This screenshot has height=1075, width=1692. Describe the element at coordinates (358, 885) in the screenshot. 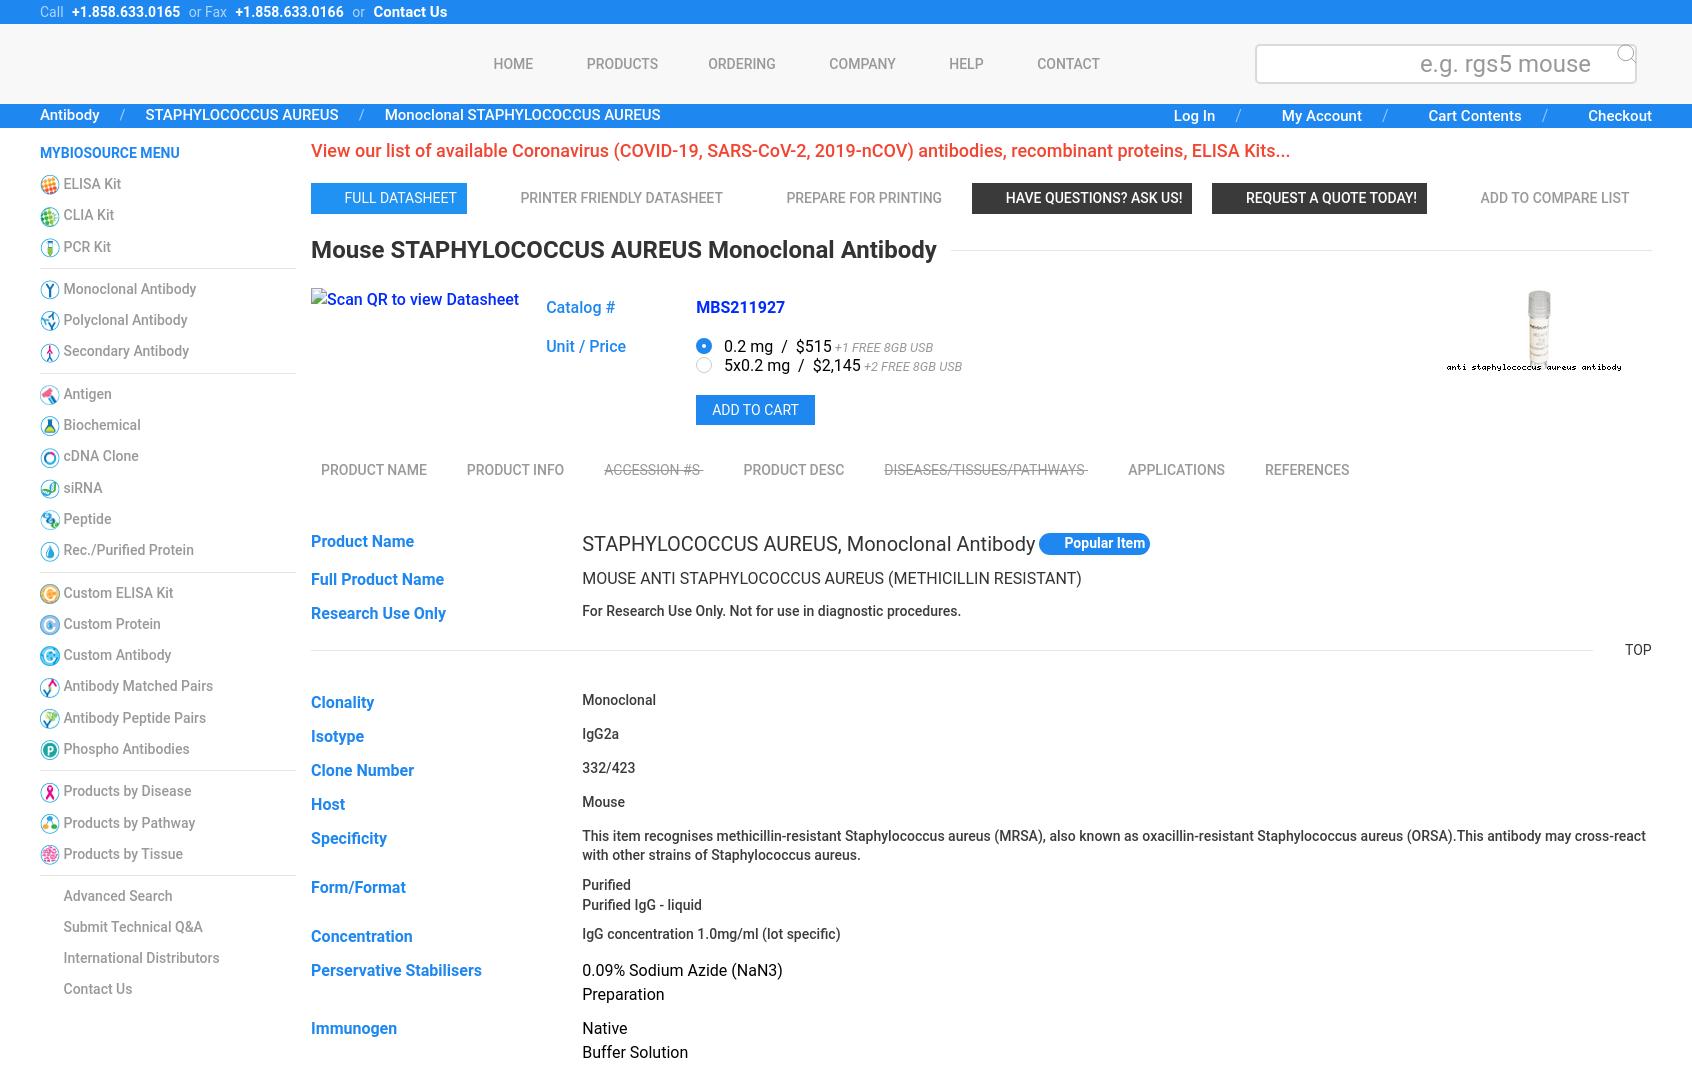

I see `'Form/Format'` at that location.